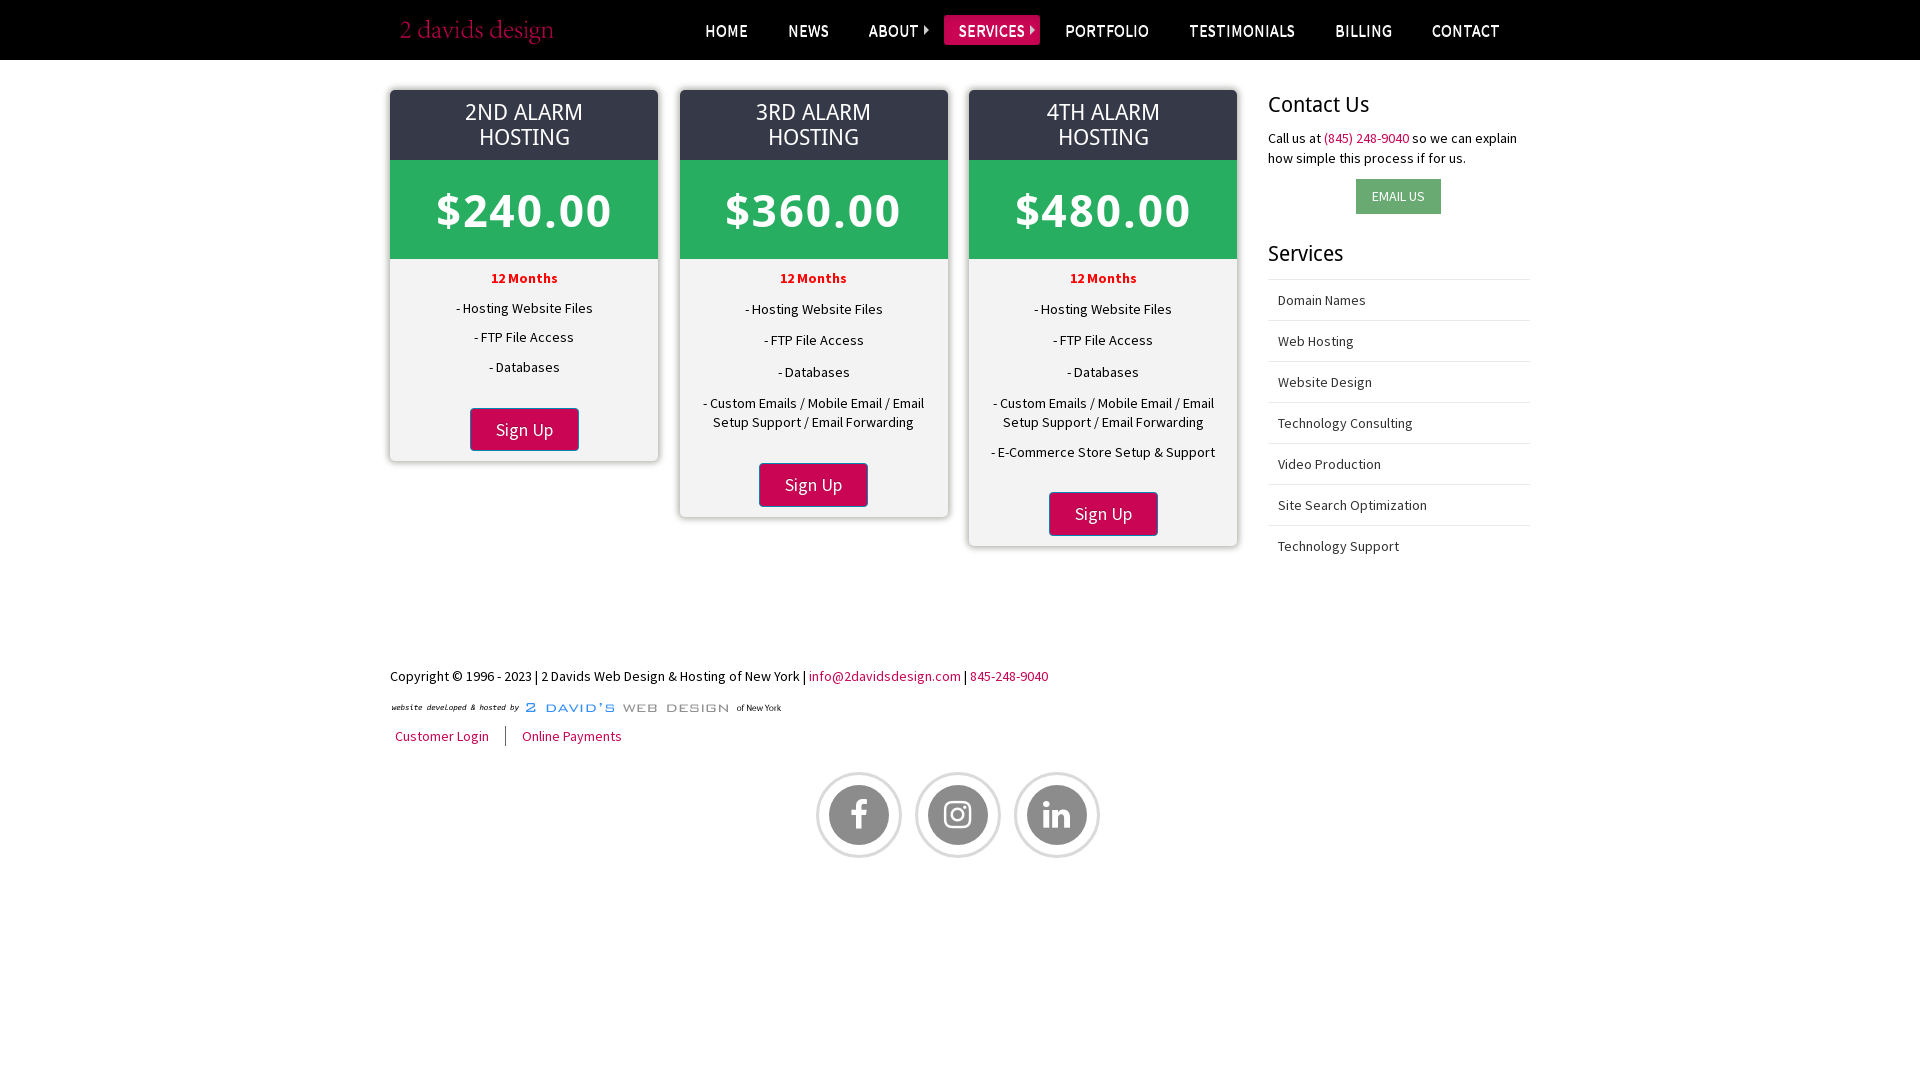 The height and width of the screenshot is (1080, 1920). What do you see at coordinates (1106, 30) in the screenshot?
I see `'PORTFOLIO'` at bounding box center [1106, 30].